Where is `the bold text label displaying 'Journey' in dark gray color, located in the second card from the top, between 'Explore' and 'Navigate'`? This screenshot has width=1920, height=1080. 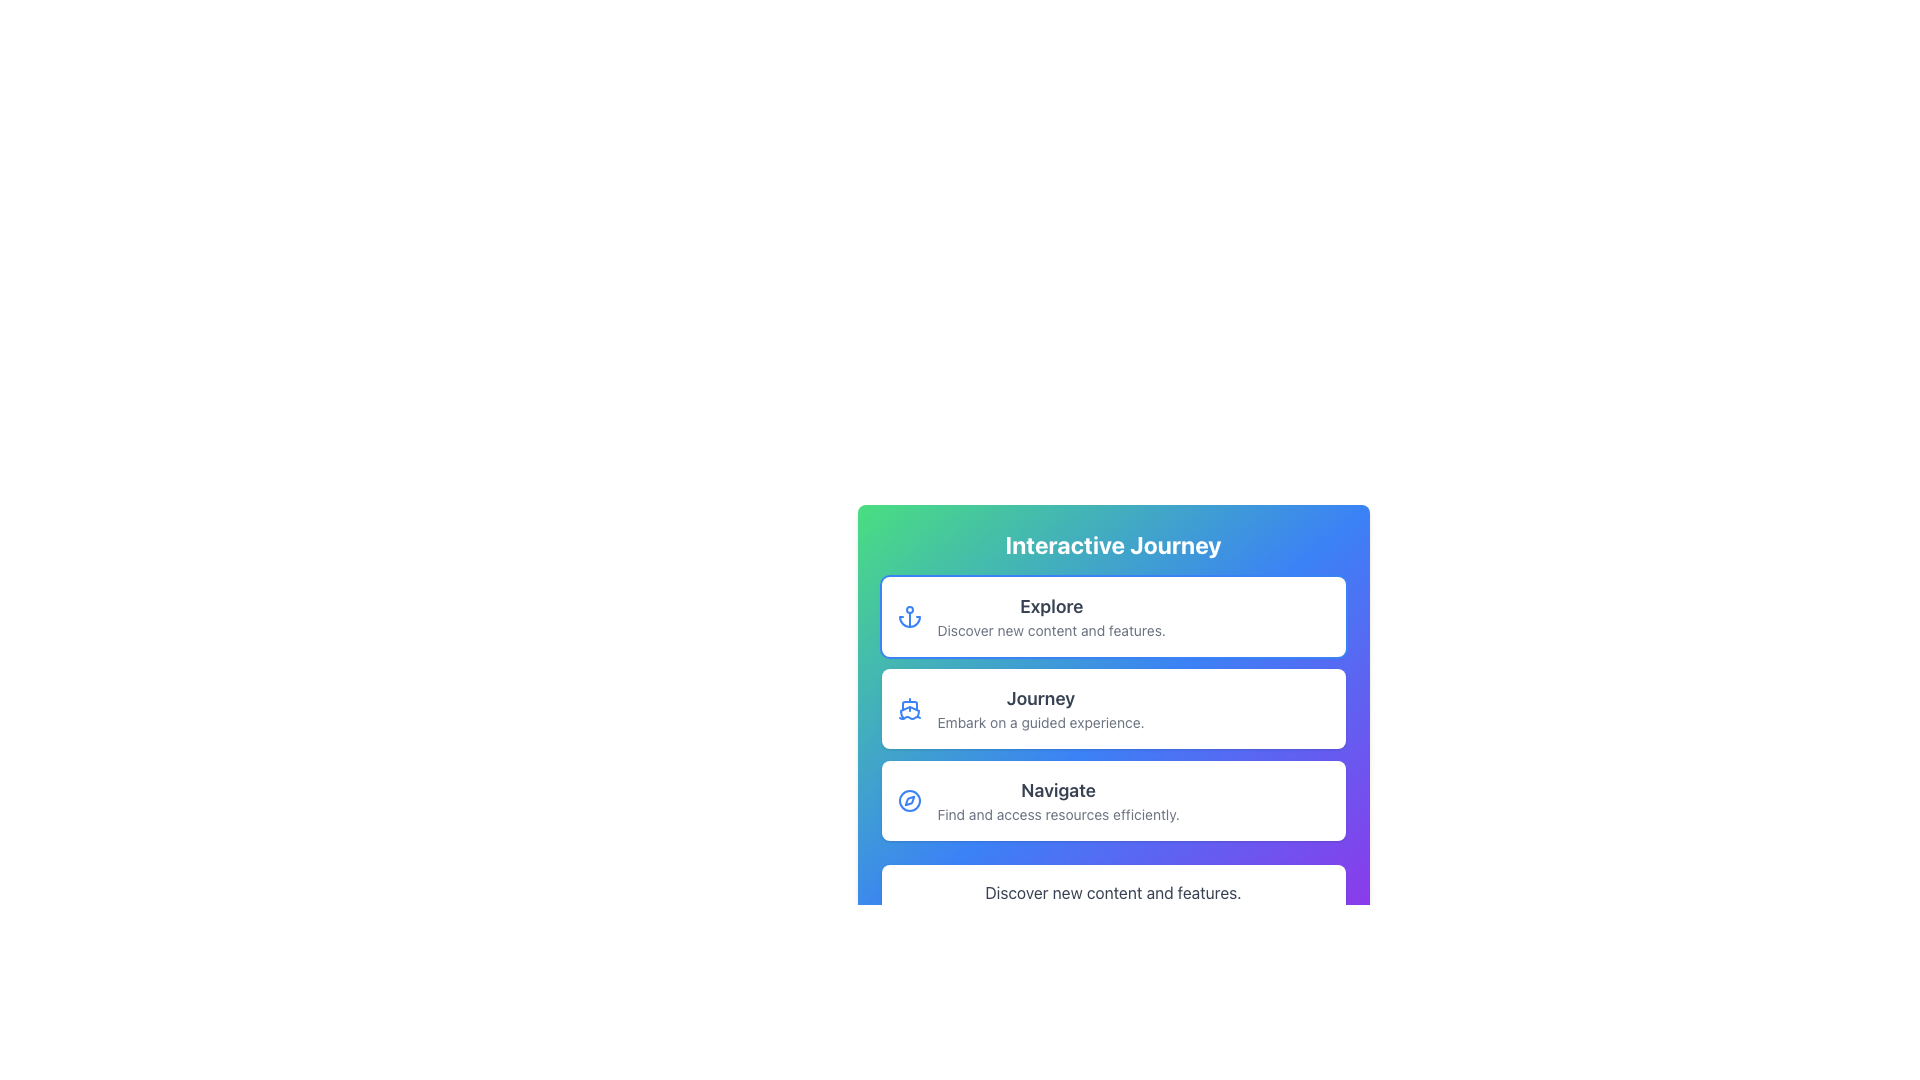
the bold text label displaying 'Journey' in dark gray color, located in the second card from the top, between 'Explore' and 'Navigate' is located at coordinates (1040, 697).